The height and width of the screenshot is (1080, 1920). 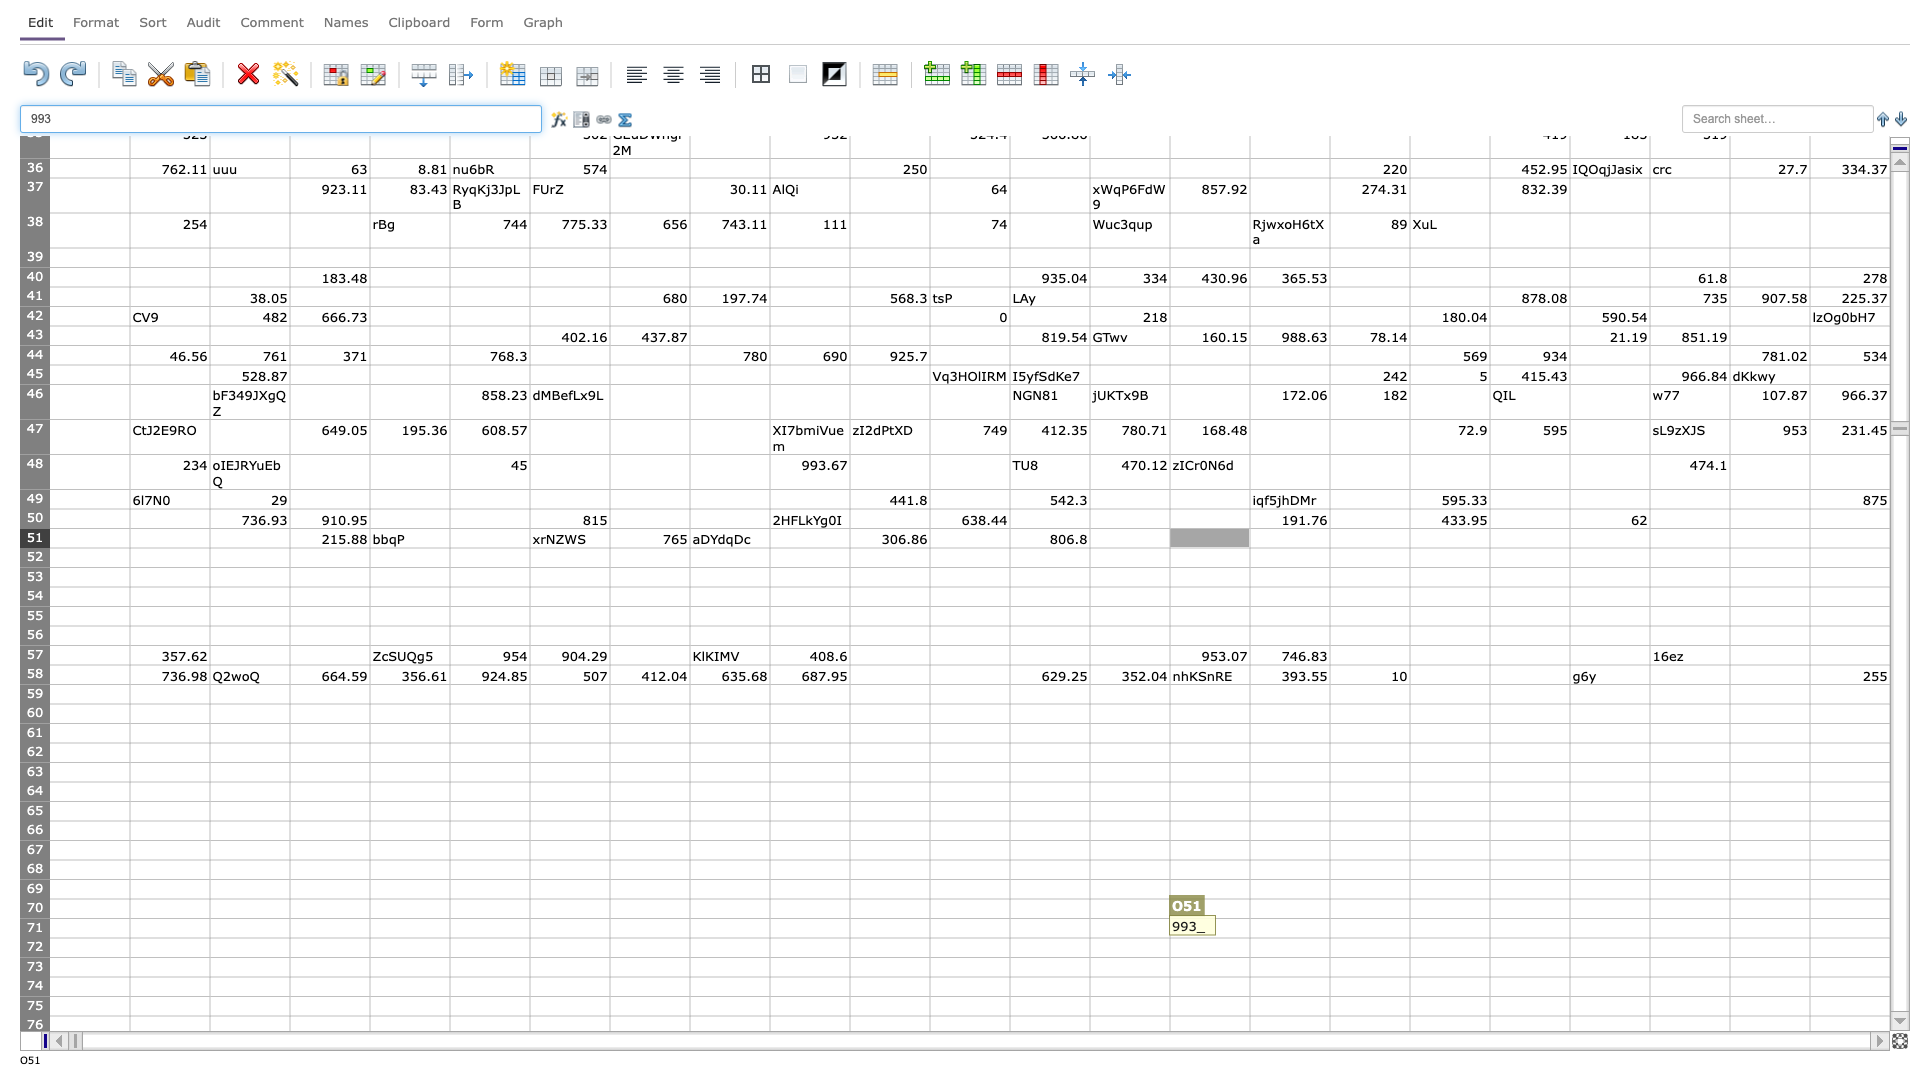 I want to click on fill handle of Q71, so click(x=1409, y=937).